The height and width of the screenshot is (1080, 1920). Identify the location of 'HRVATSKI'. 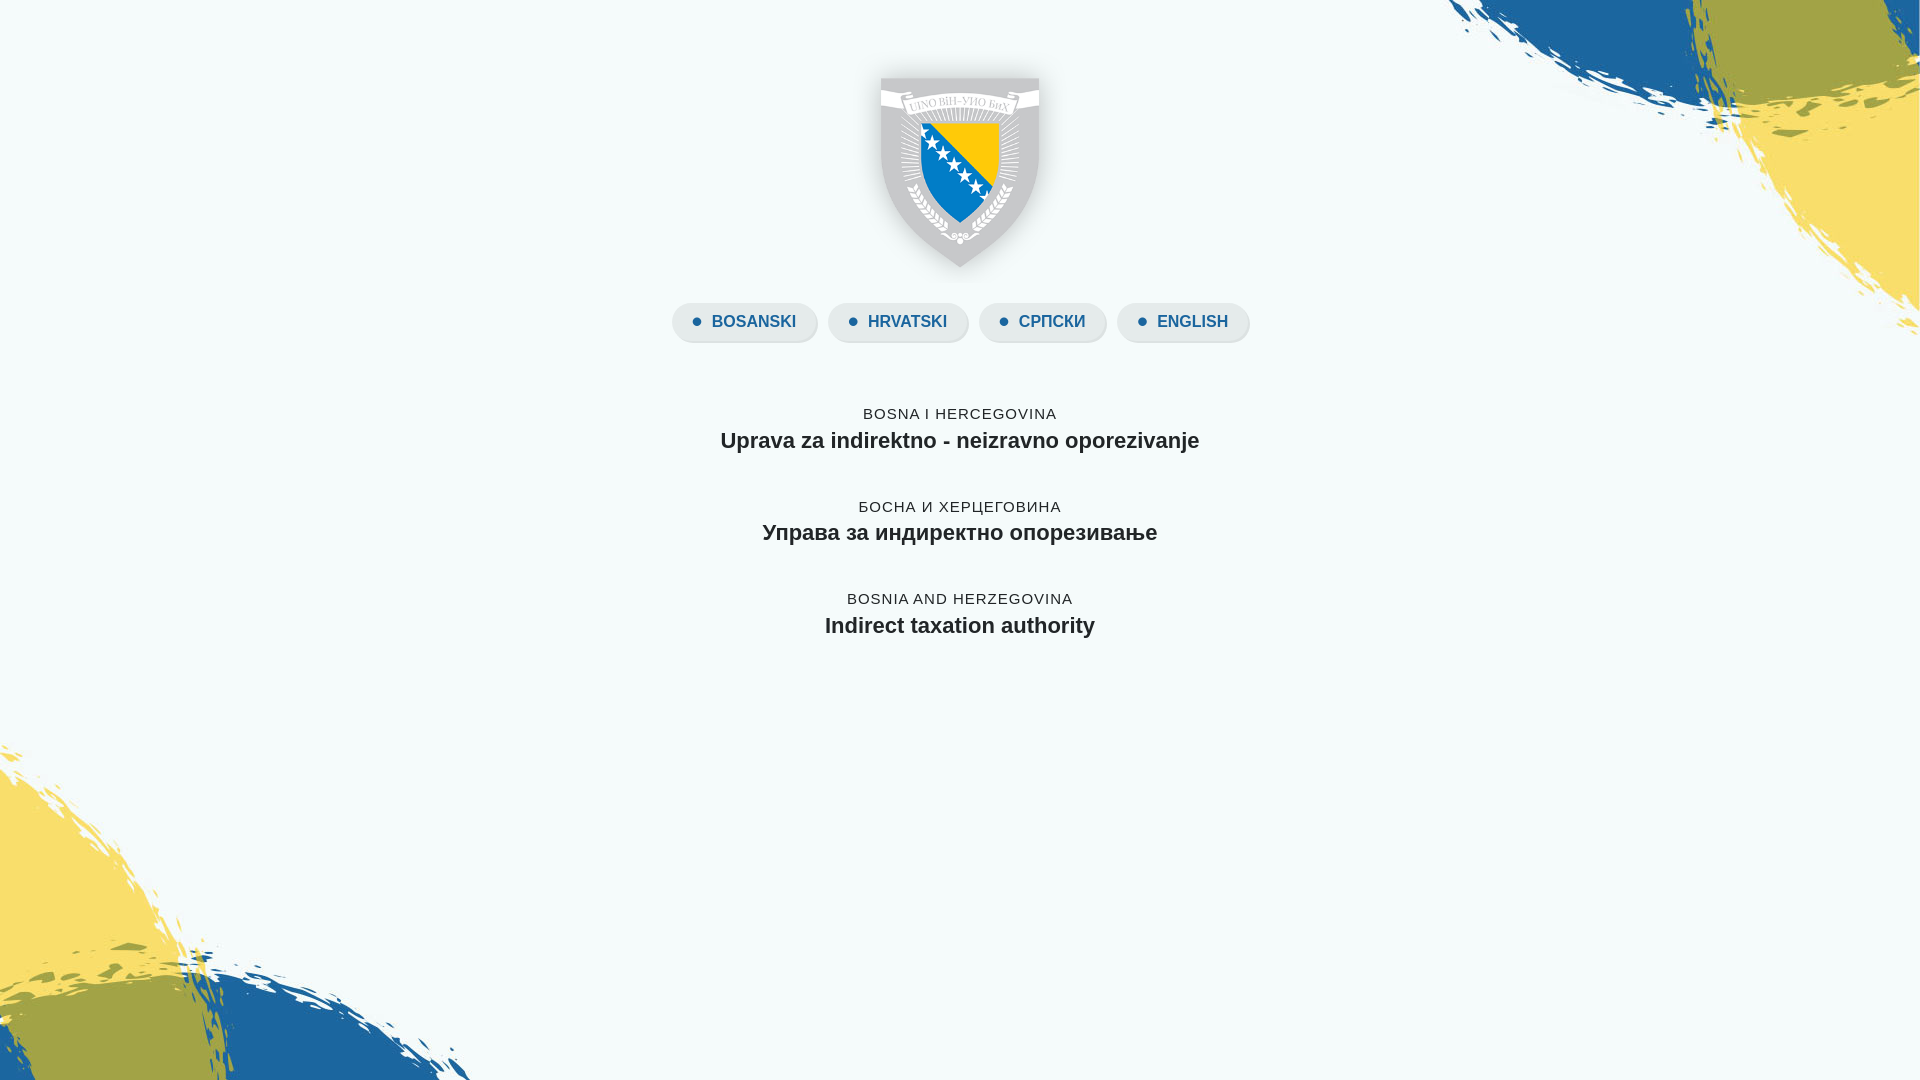
(906, 320).